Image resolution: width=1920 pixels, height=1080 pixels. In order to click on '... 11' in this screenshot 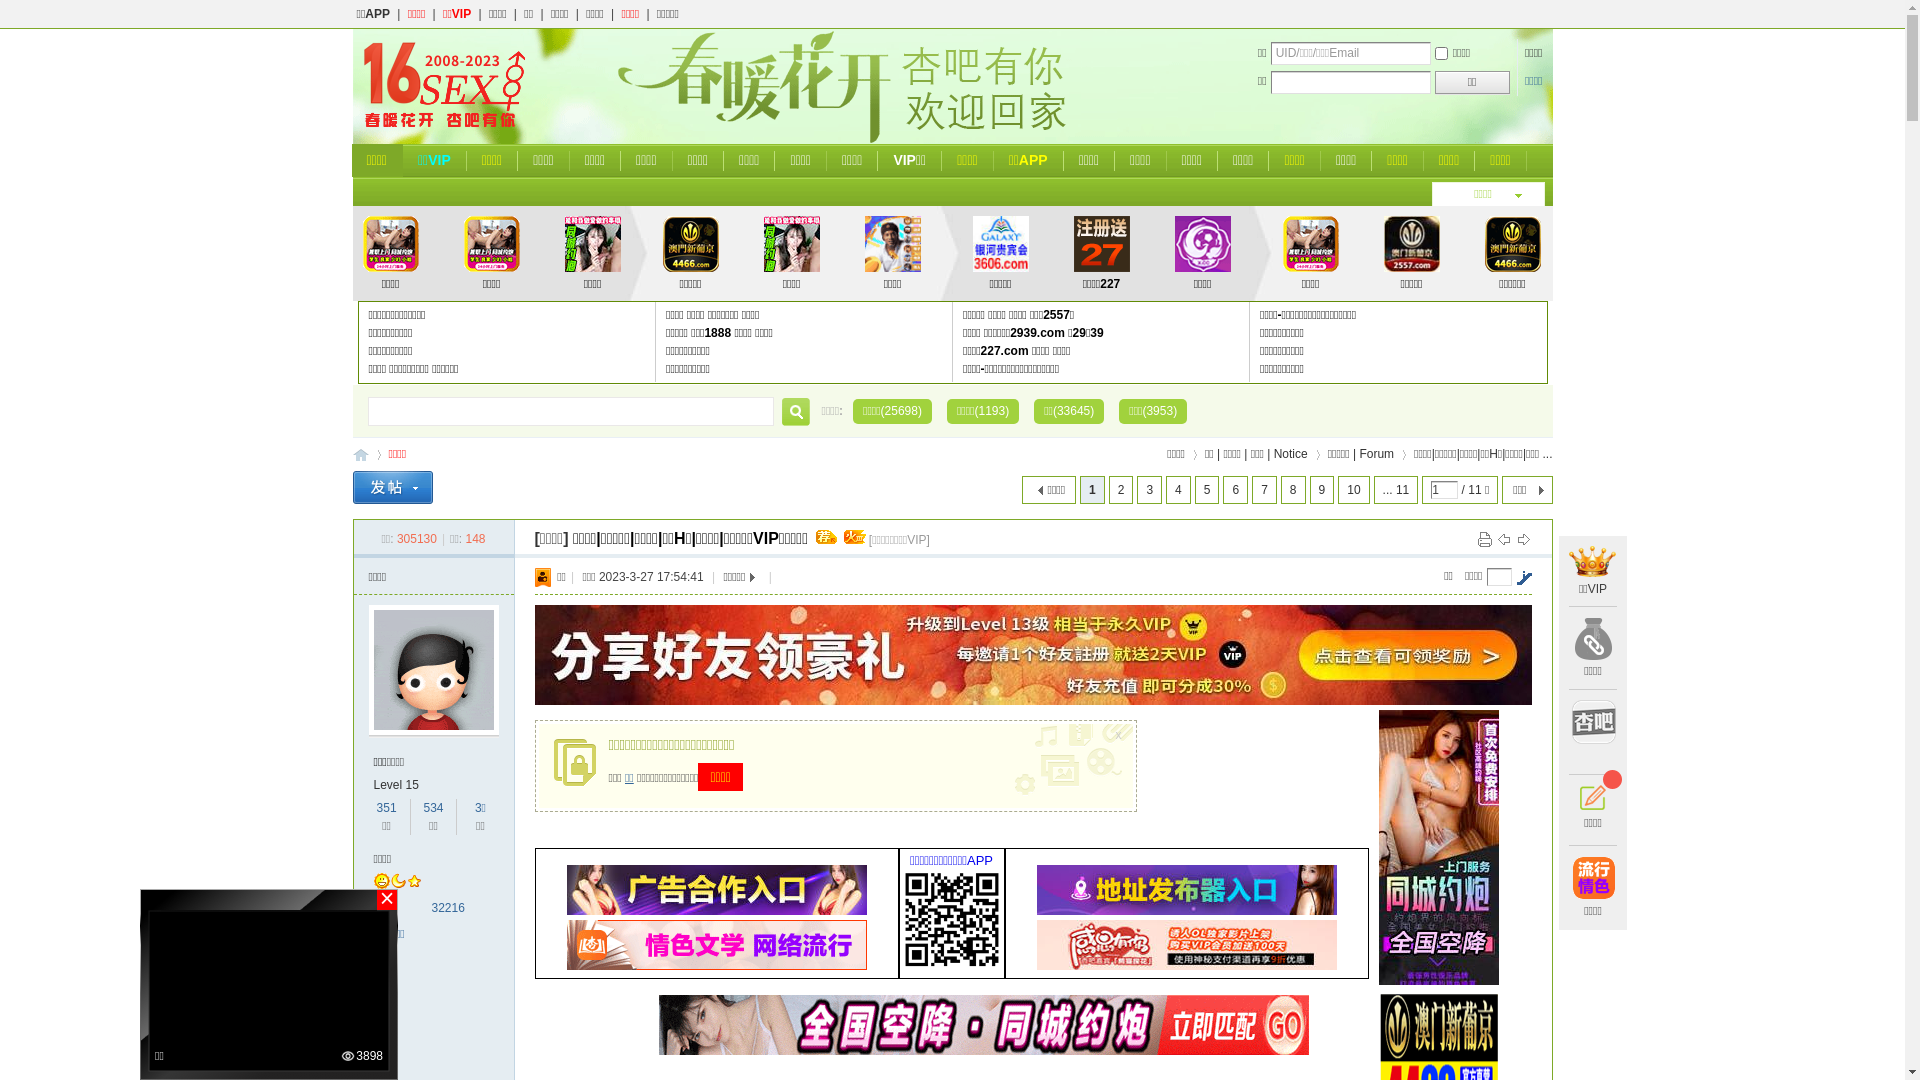, I will do `click(1395, 489)`.